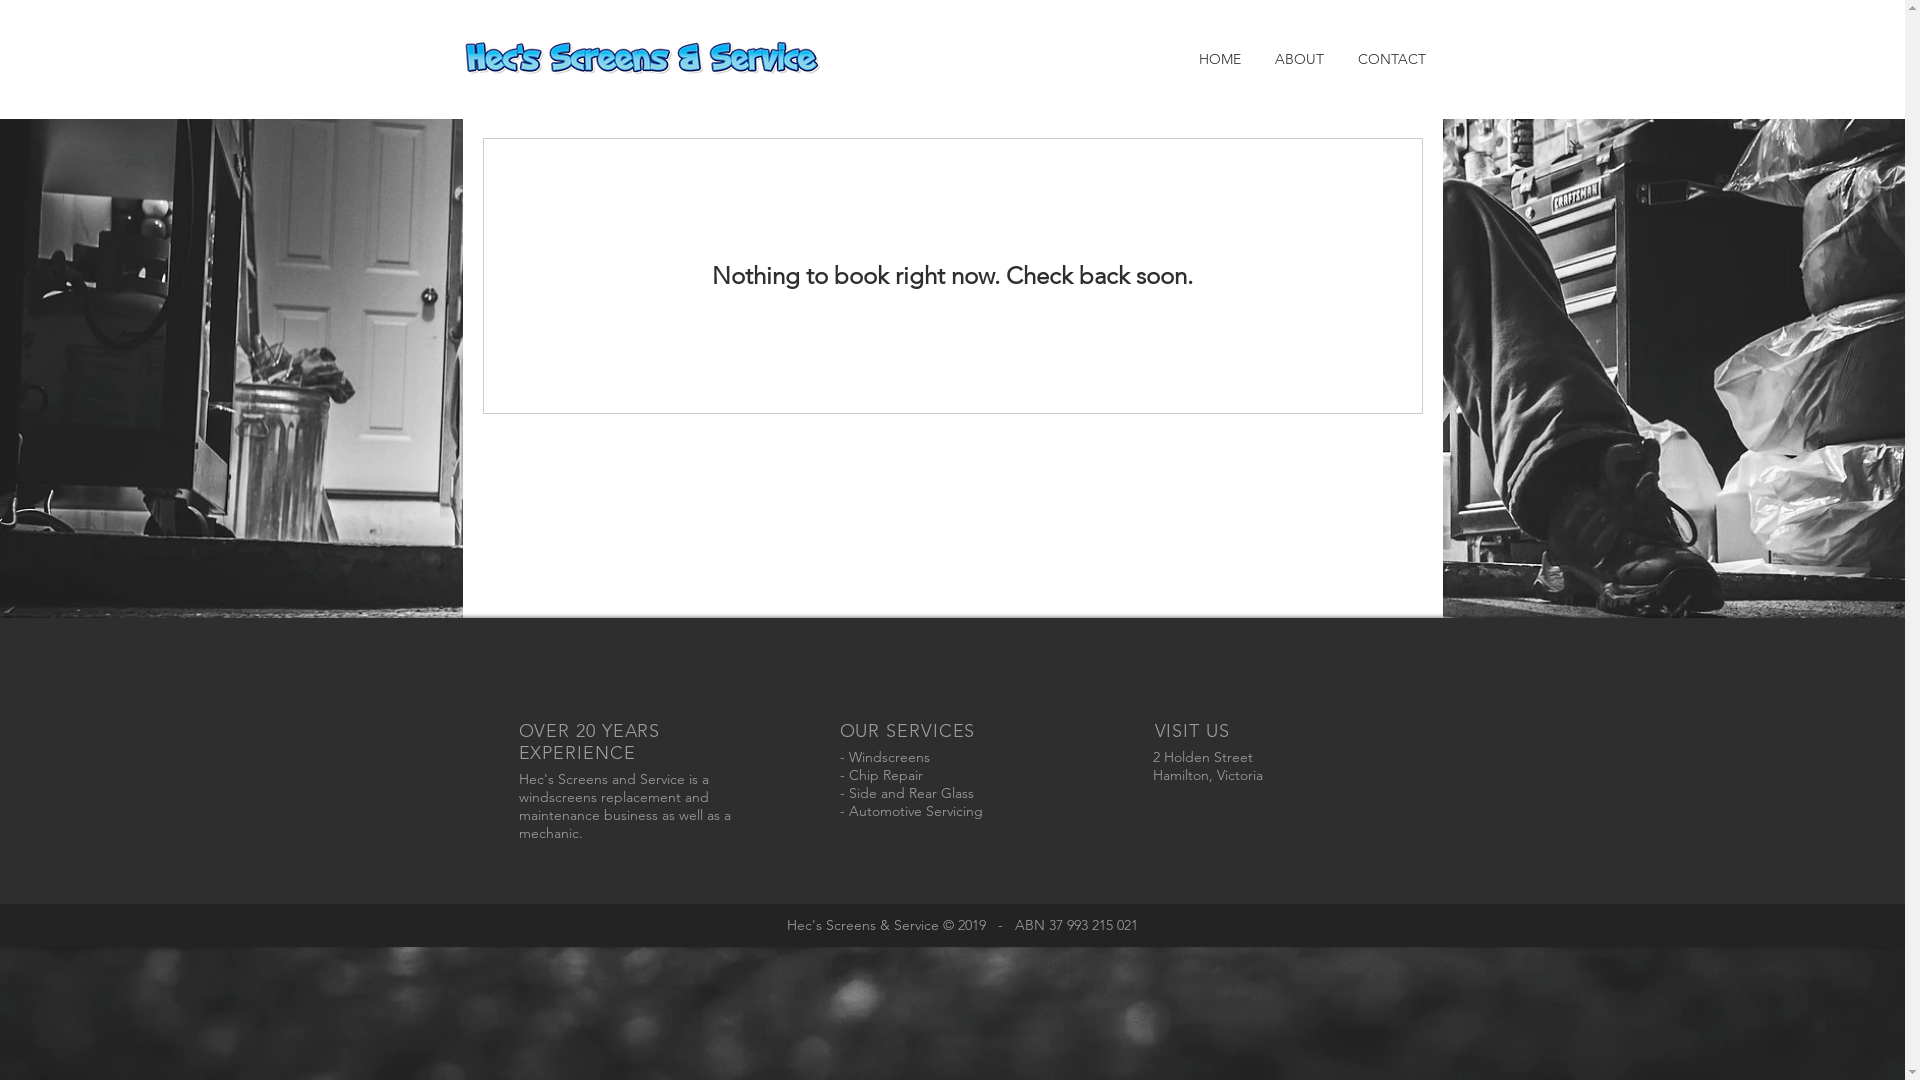 This screenshot has height=1080, width=1920. I want to click on 'CONTACT', so click(1390, 57).